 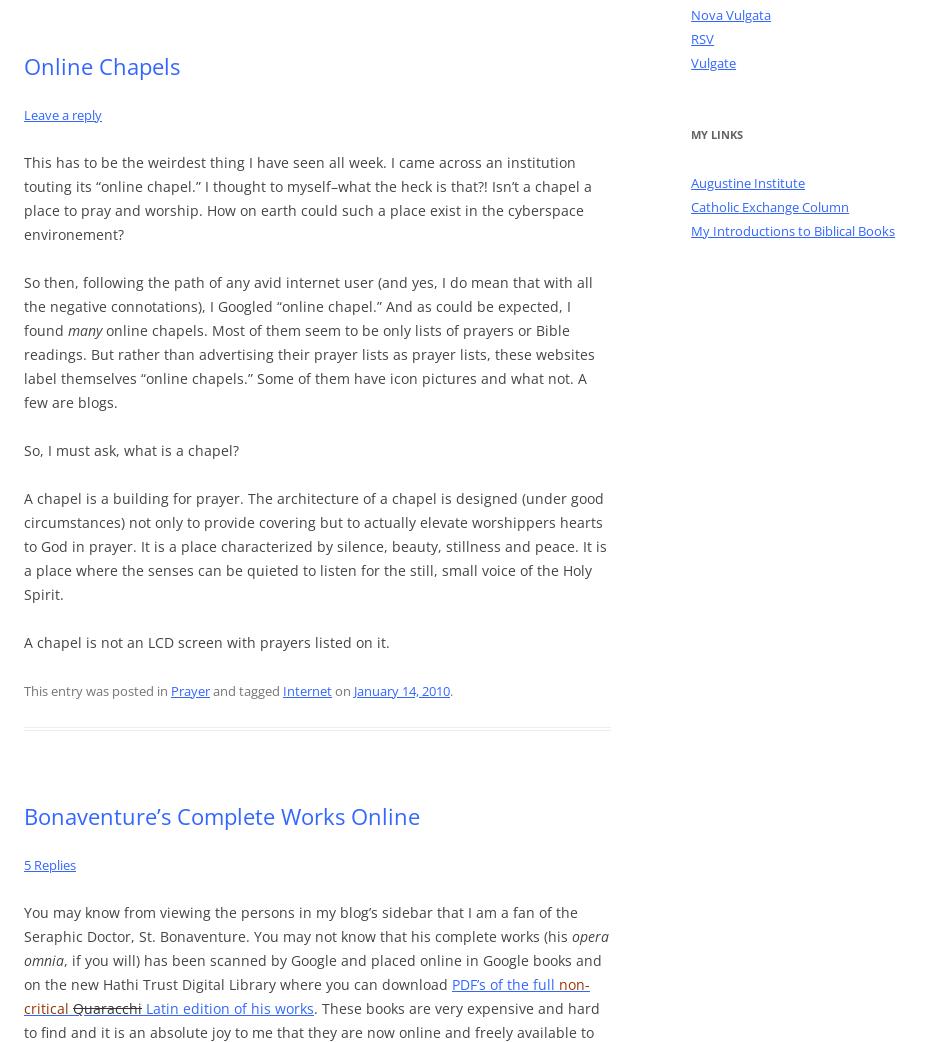 What do you see at coordinates (102, 64) in the screenshot?
I see `'Online Chapels'` at bounding box center [102, 64].